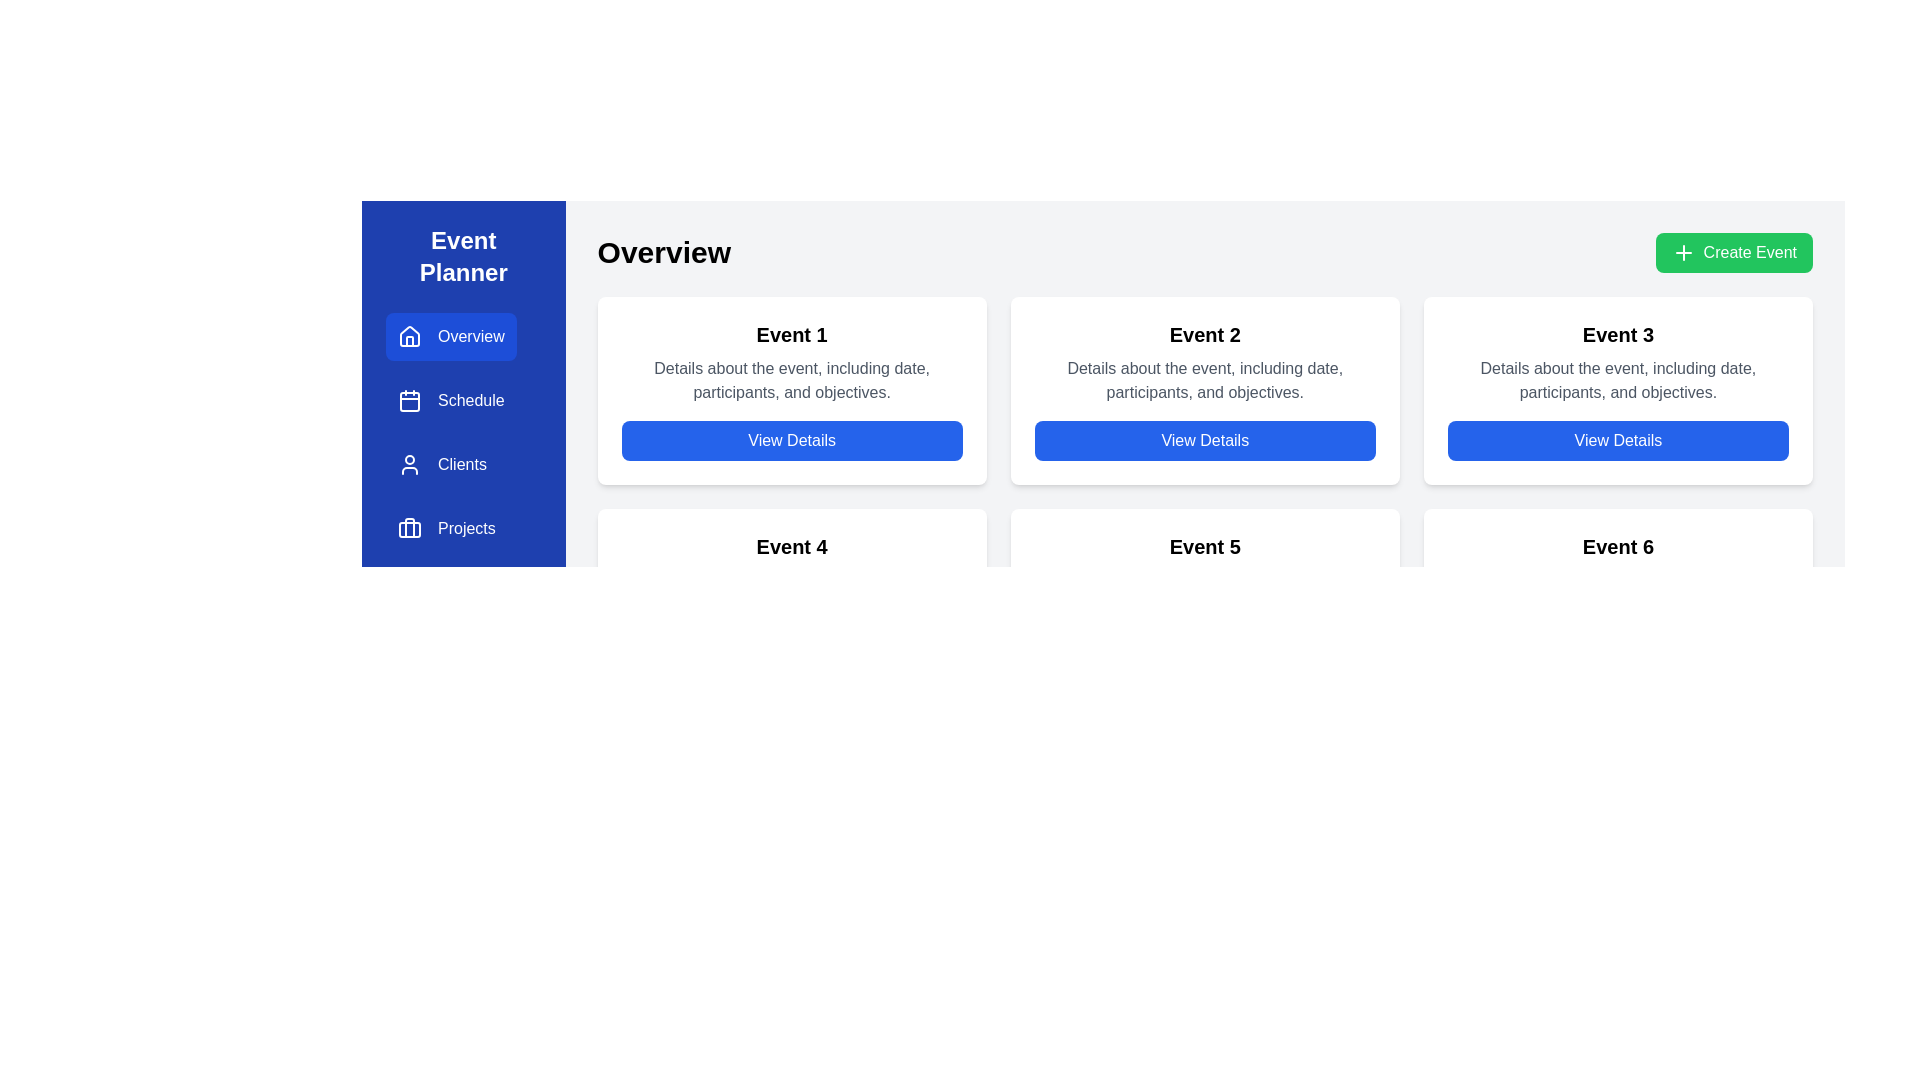  What do you see at coordinates (1618, 439) in the screenshot?
I see `the 'View Details' button located at the bottom of the third event card labeled 'Event 3' to observe the hover effect` at bounding box center [1618, 439].